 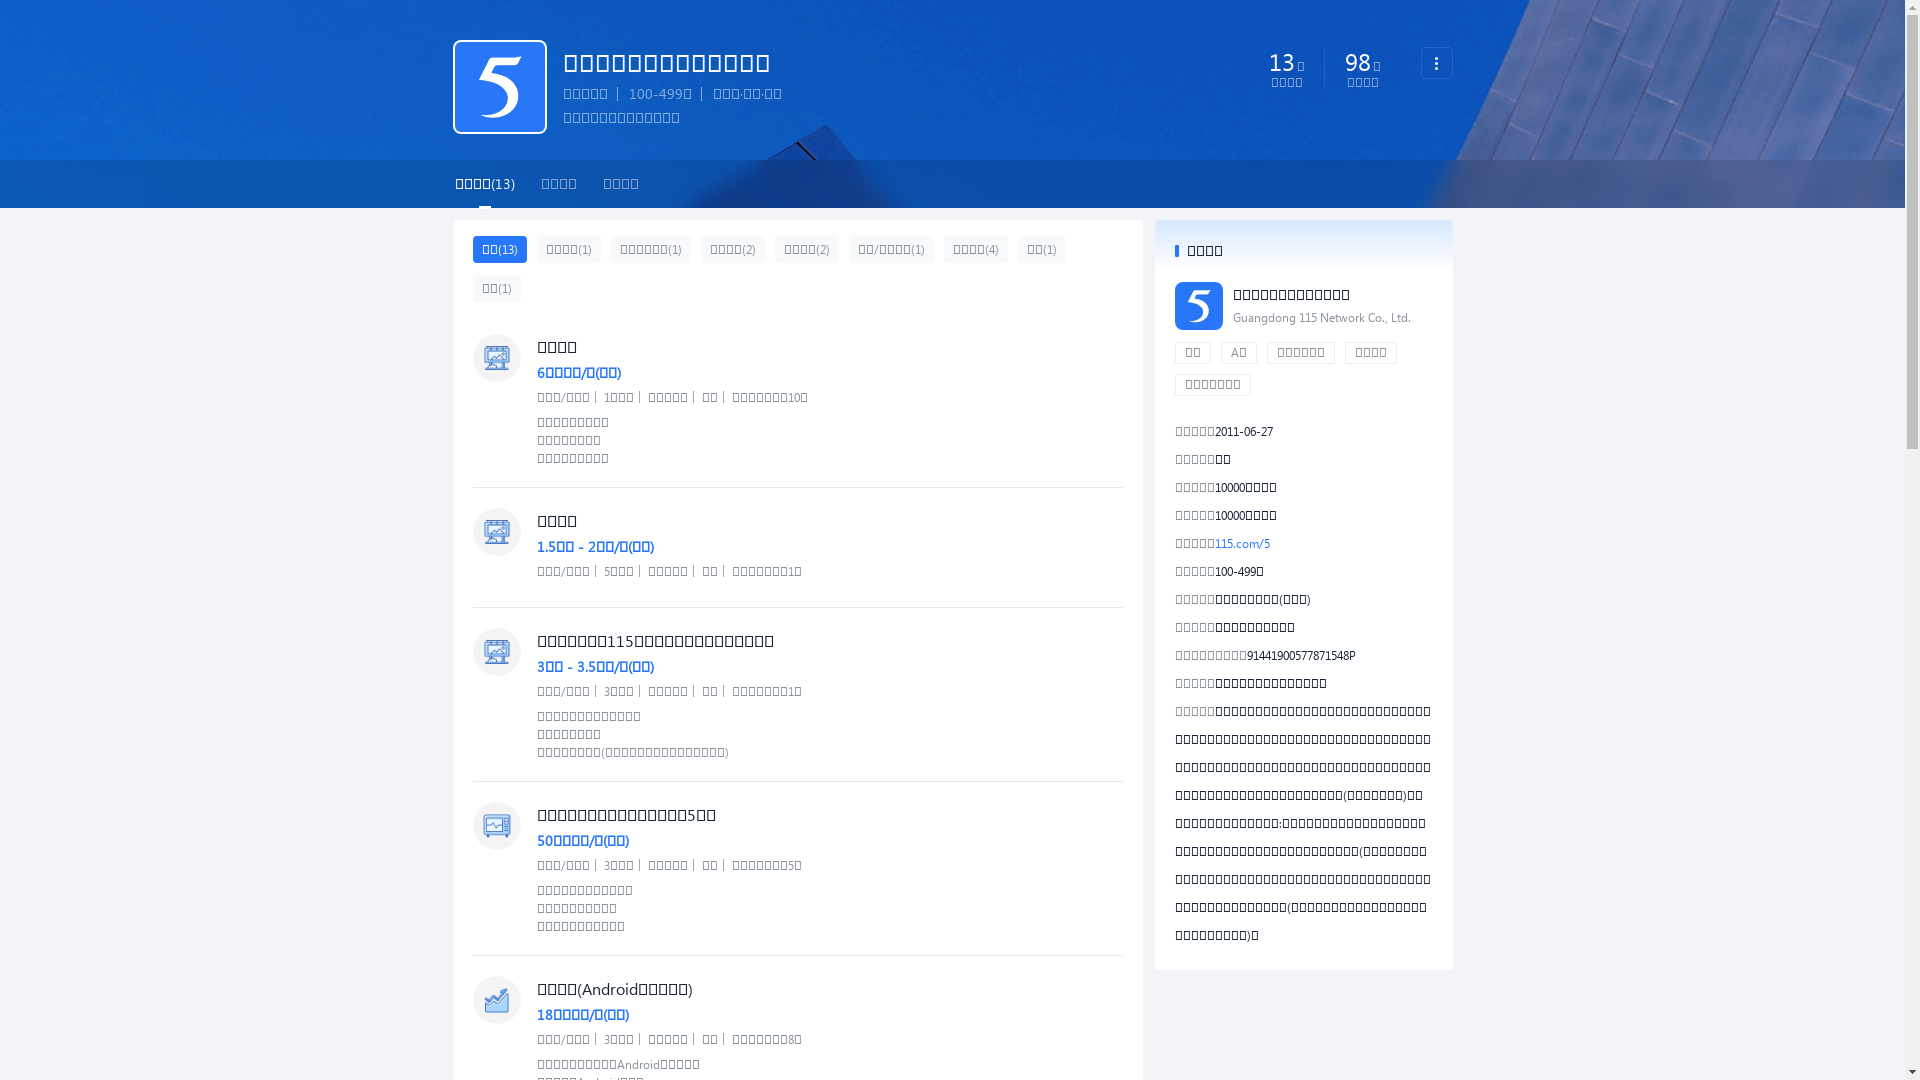 I want to click on '115.com/5', so click(x=1240, y=543).